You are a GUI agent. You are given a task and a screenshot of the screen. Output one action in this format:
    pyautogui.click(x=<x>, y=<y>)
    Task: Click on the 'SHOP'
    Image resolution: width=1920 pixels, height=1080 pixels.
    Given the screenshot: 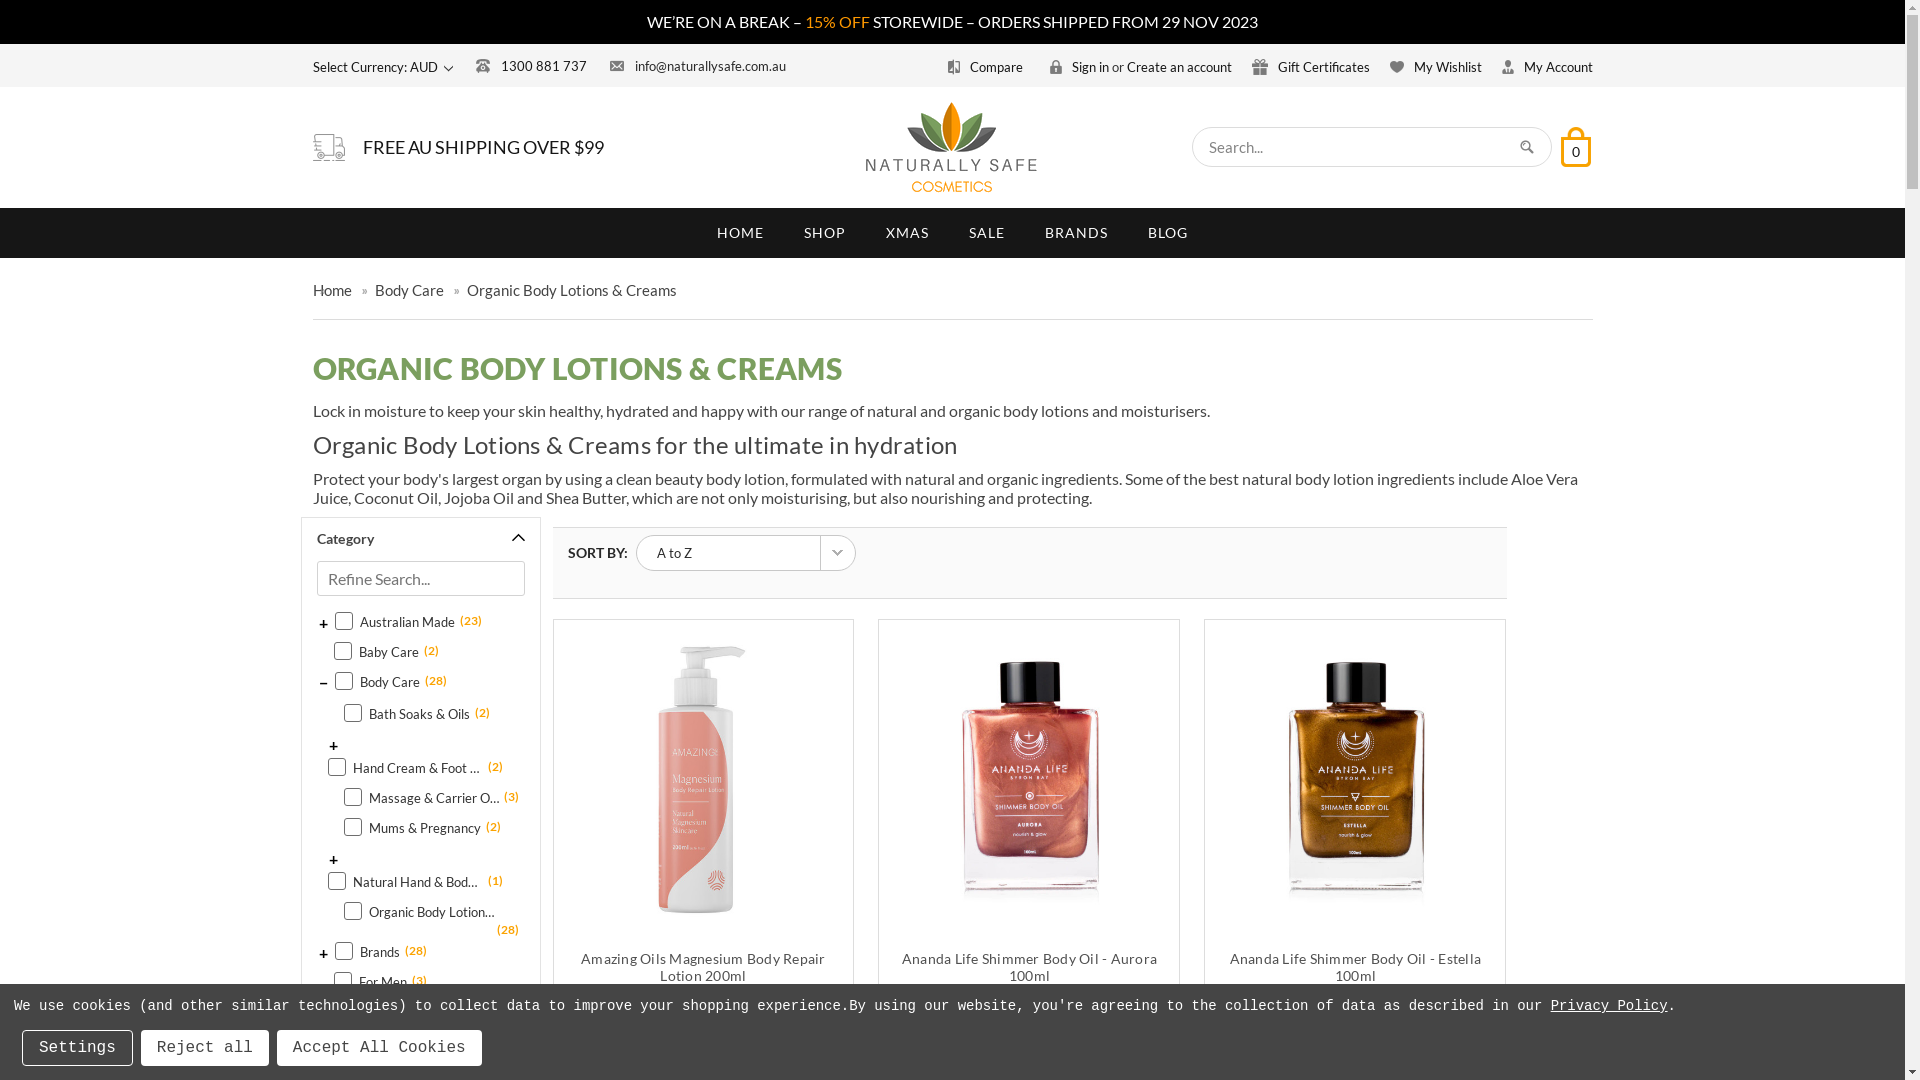 What is the action you would take?
    pyautogui.click(x=782, y=231)
    